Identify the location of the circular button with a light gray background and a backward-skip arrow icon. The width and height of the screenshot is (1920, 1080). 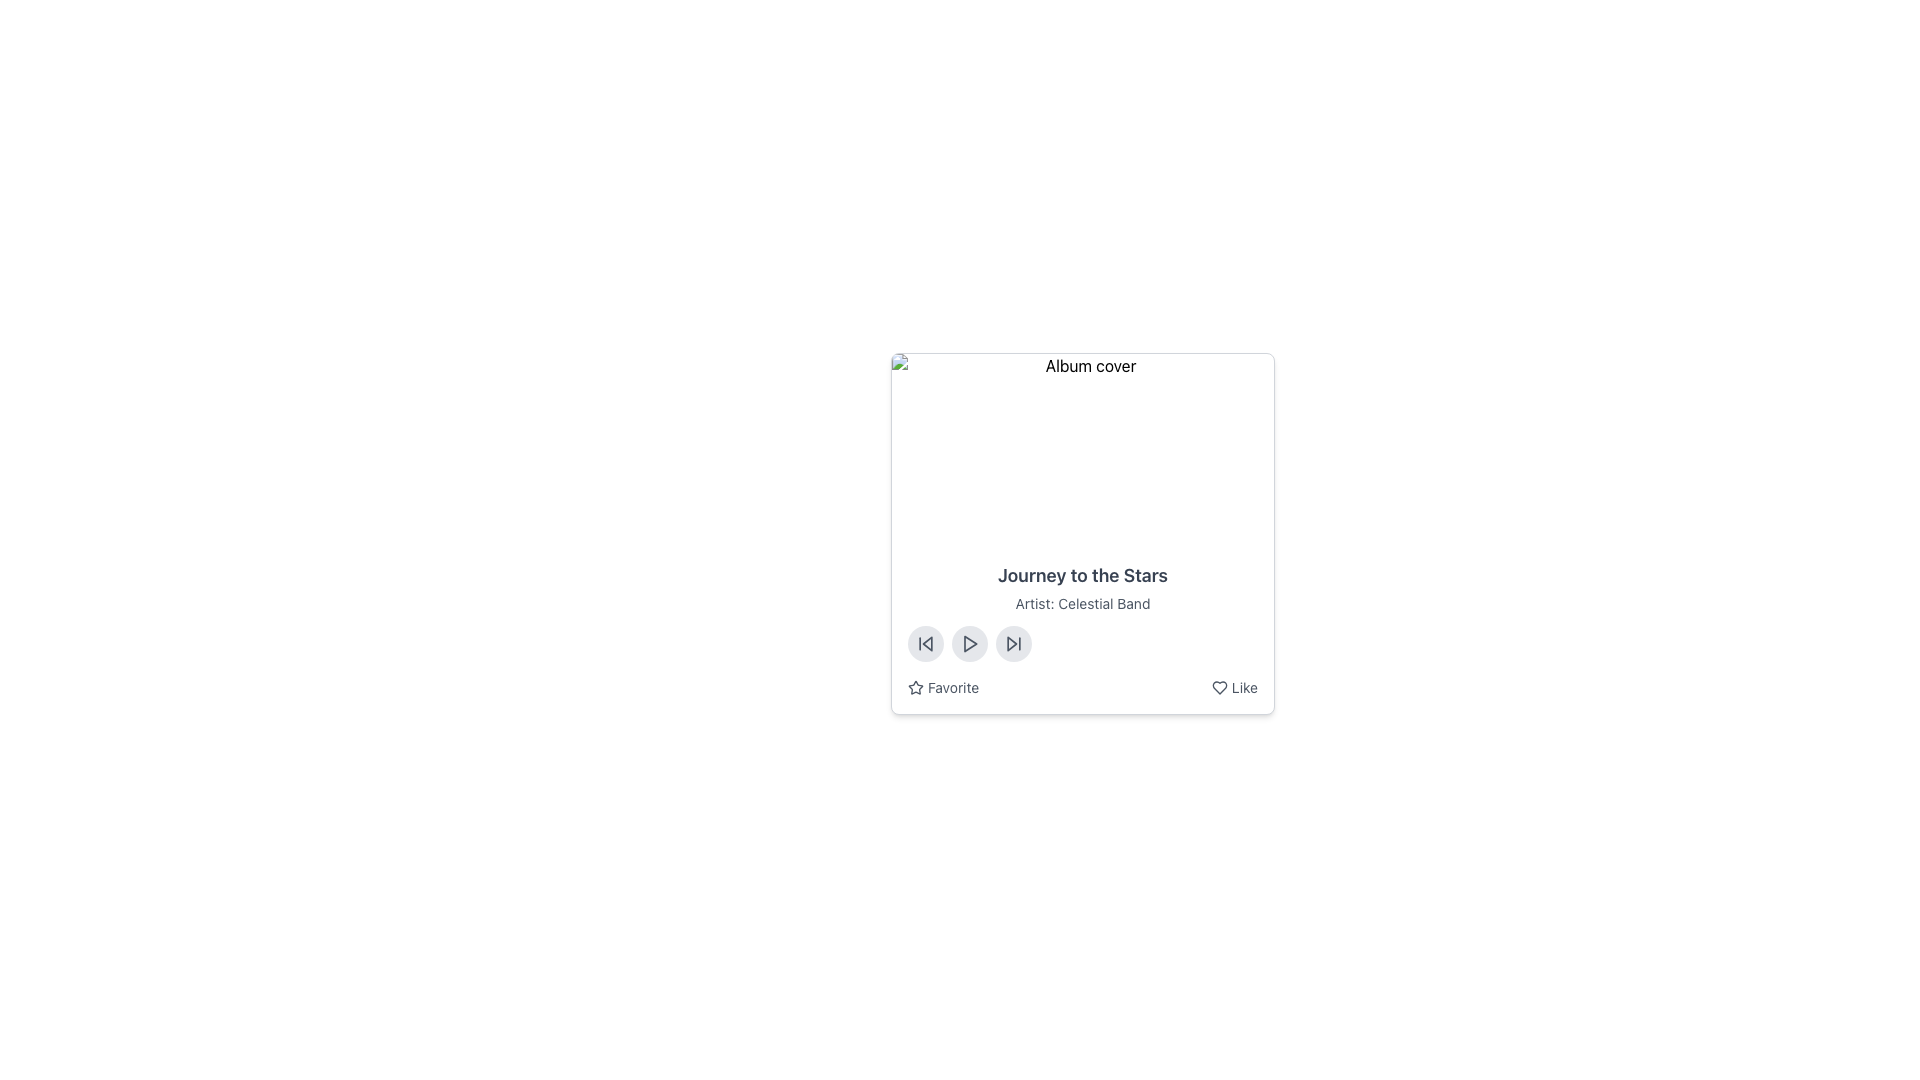
(925, 644).